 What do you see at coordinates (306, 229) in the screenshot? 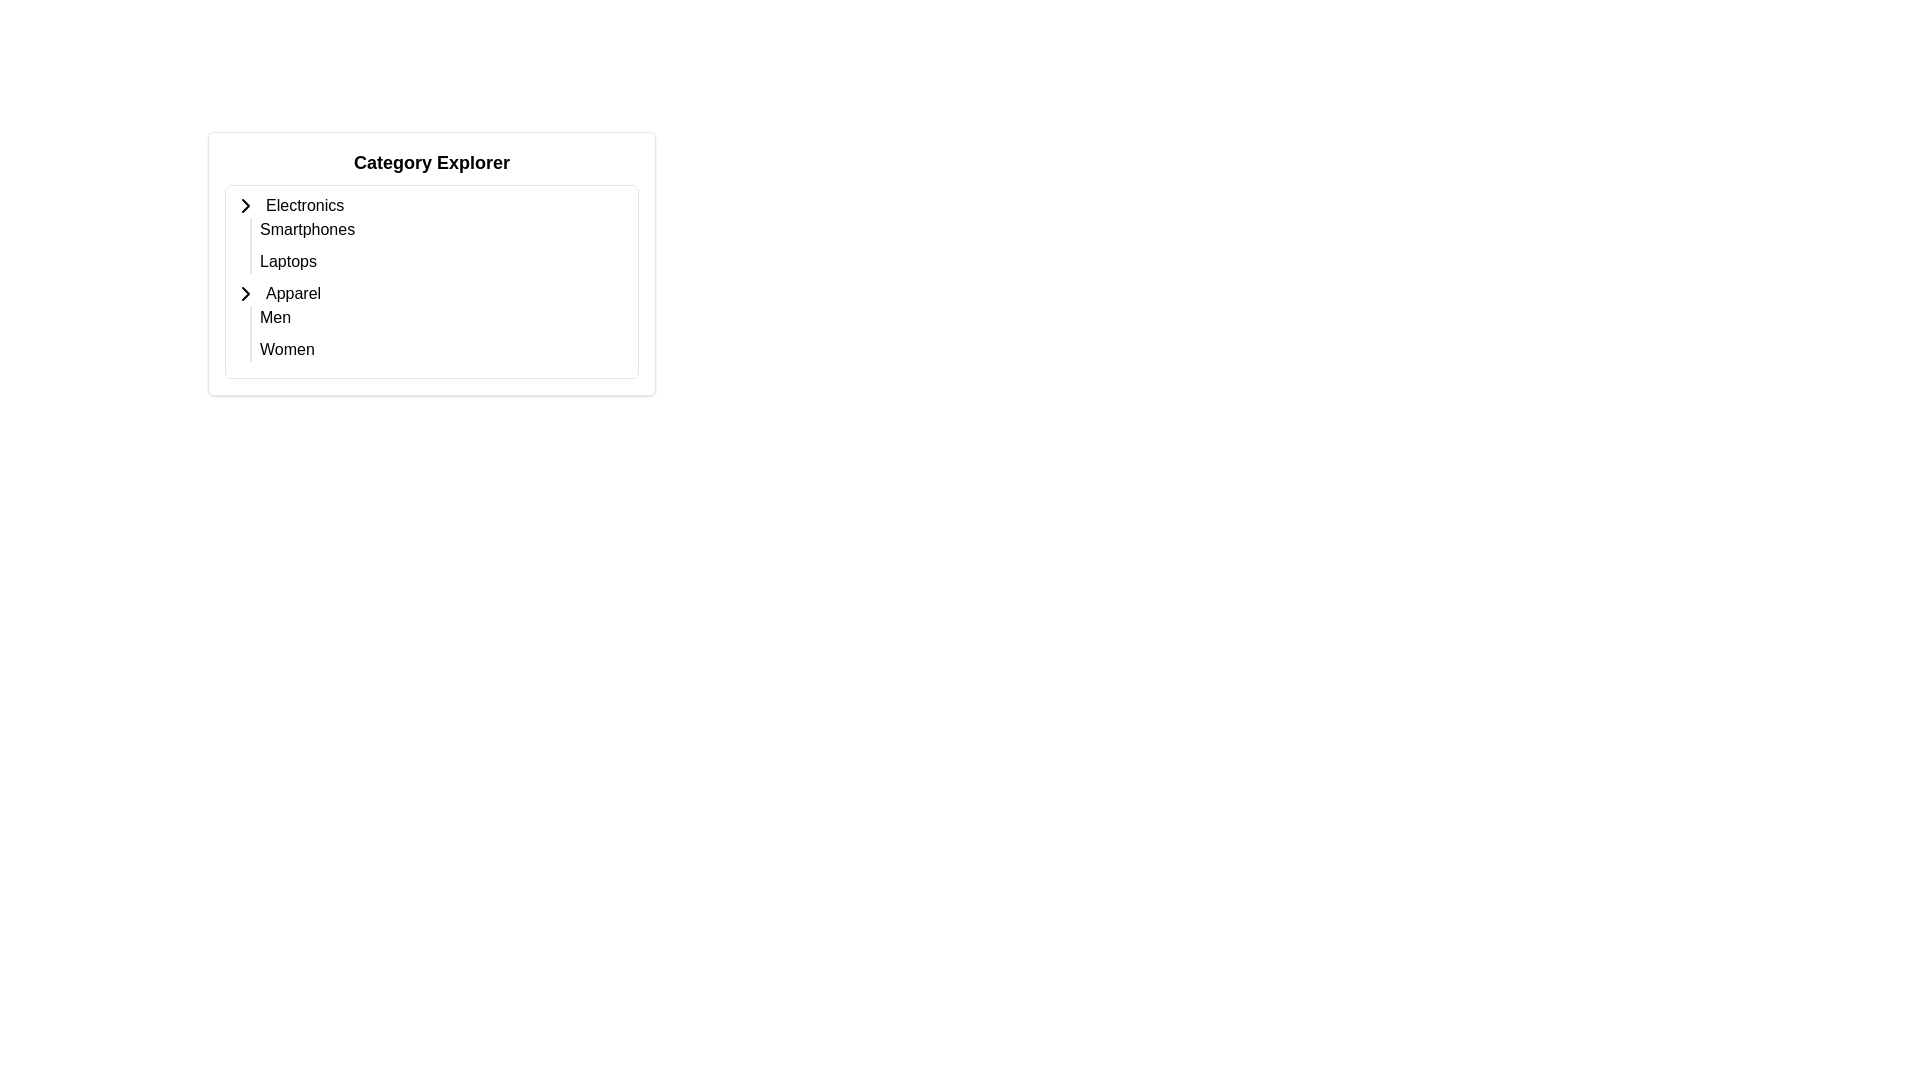
I see `the 'Smartphones' category label located under the 'Category Explorer' header in the 'Electronics' section` at bounding box center [306, 229].